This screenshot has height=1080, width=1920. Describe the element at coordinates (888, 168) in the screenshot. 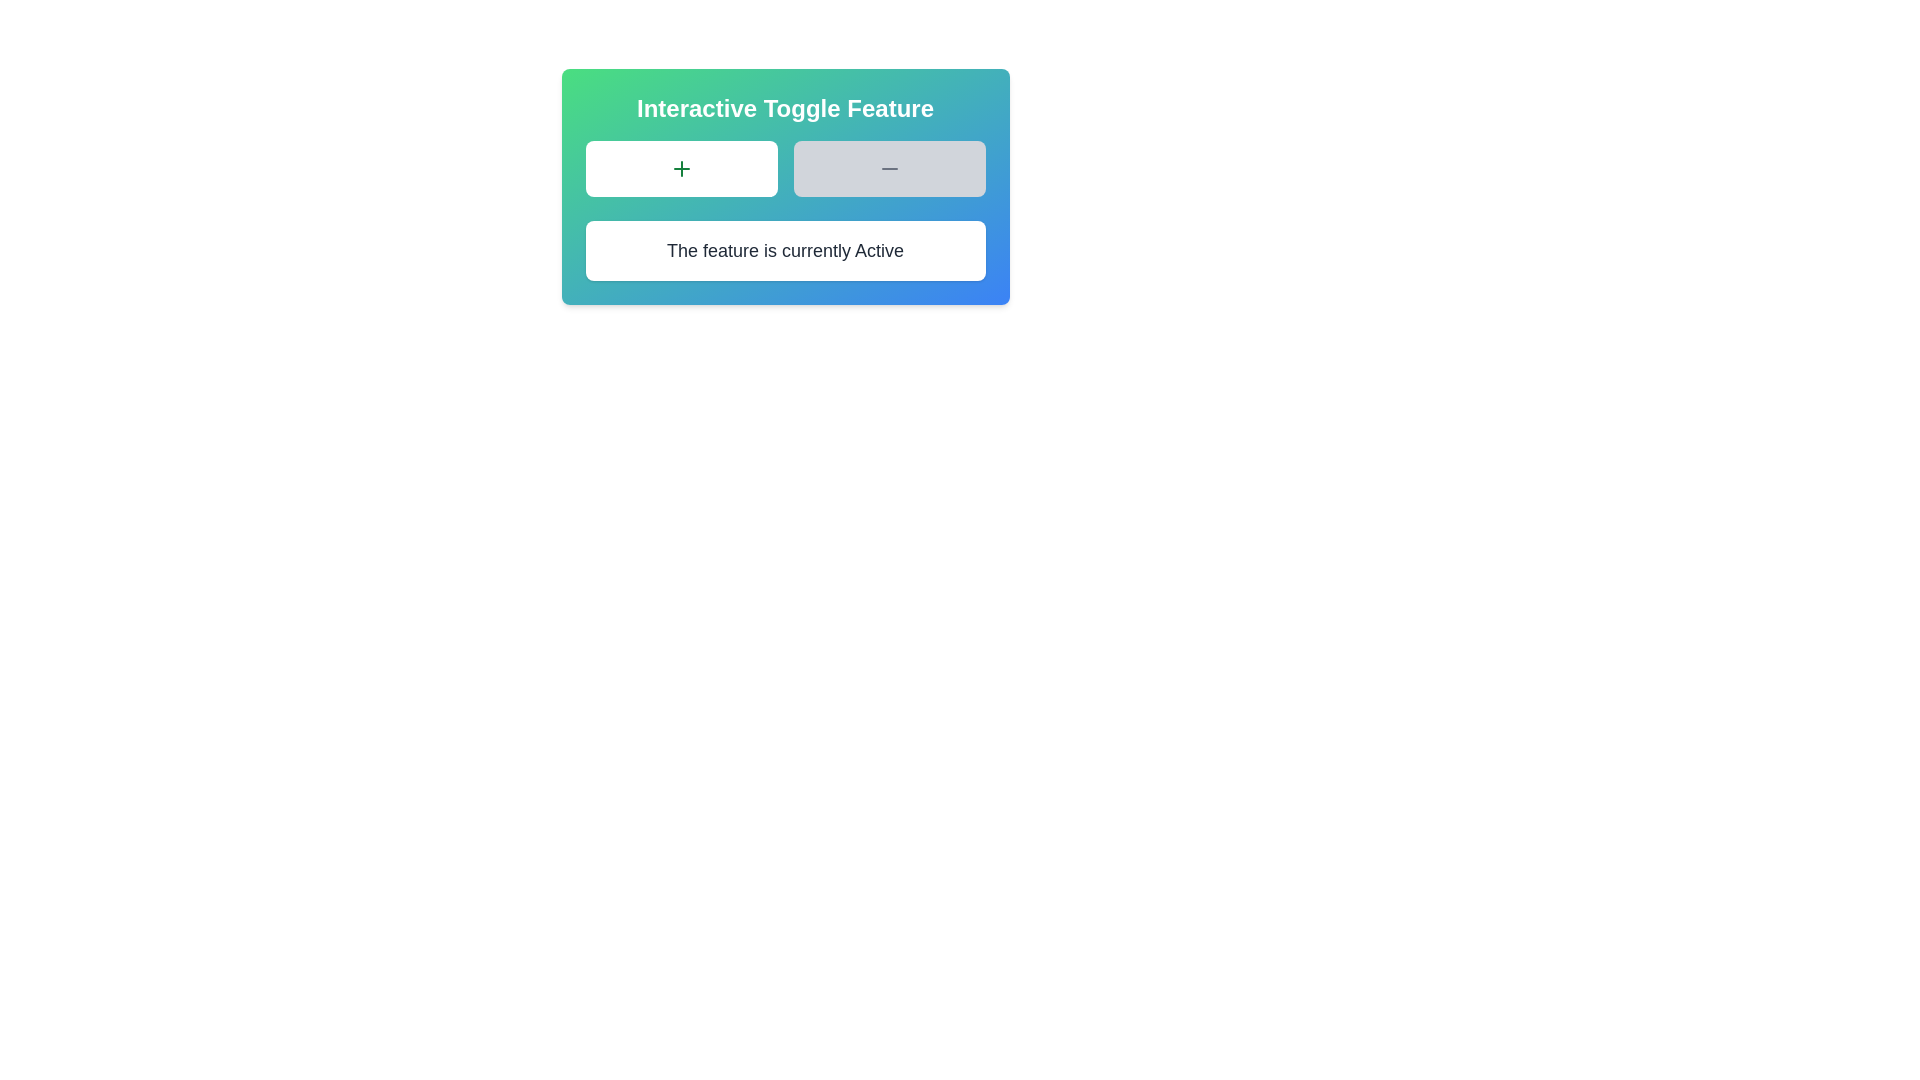

I see `the rounded rectangle button with a gray background and a minus icon, located to the right of the green plus button` at that location.